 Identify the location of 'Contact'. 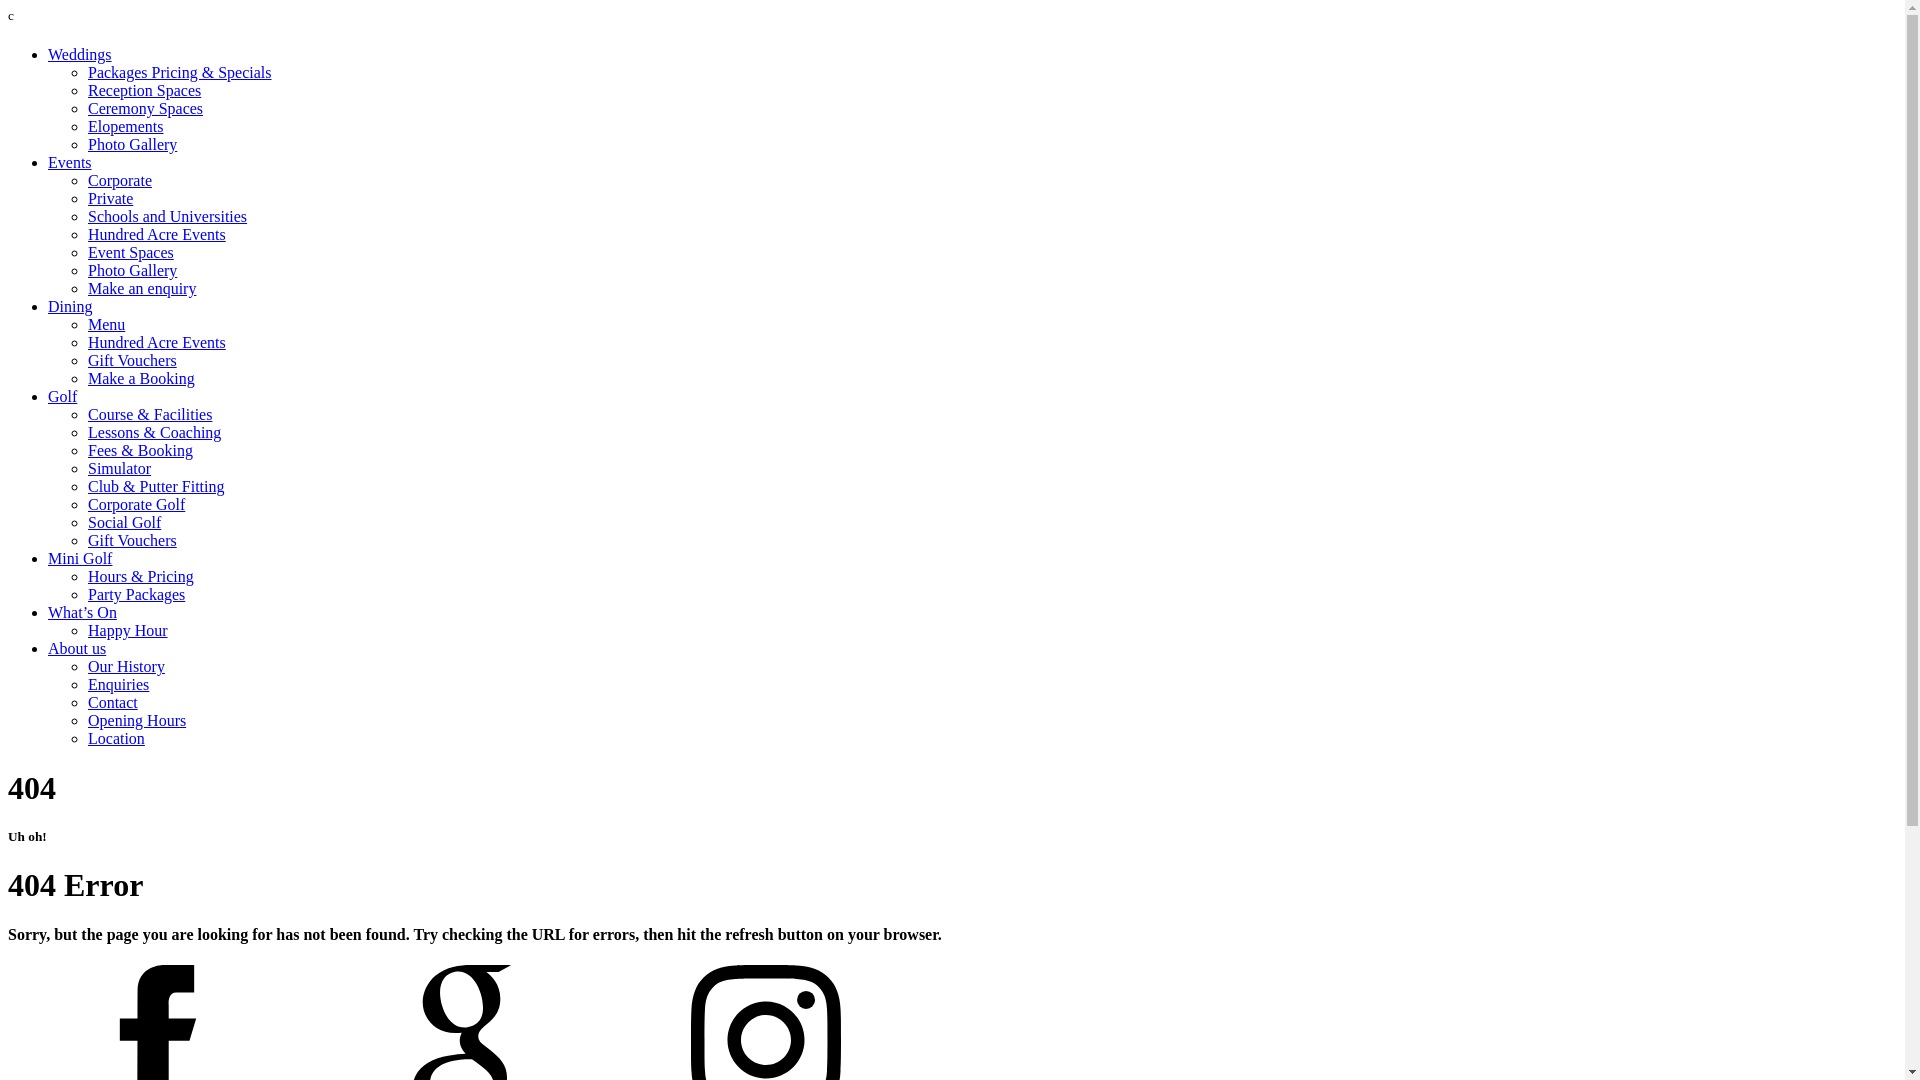
(112, 701).